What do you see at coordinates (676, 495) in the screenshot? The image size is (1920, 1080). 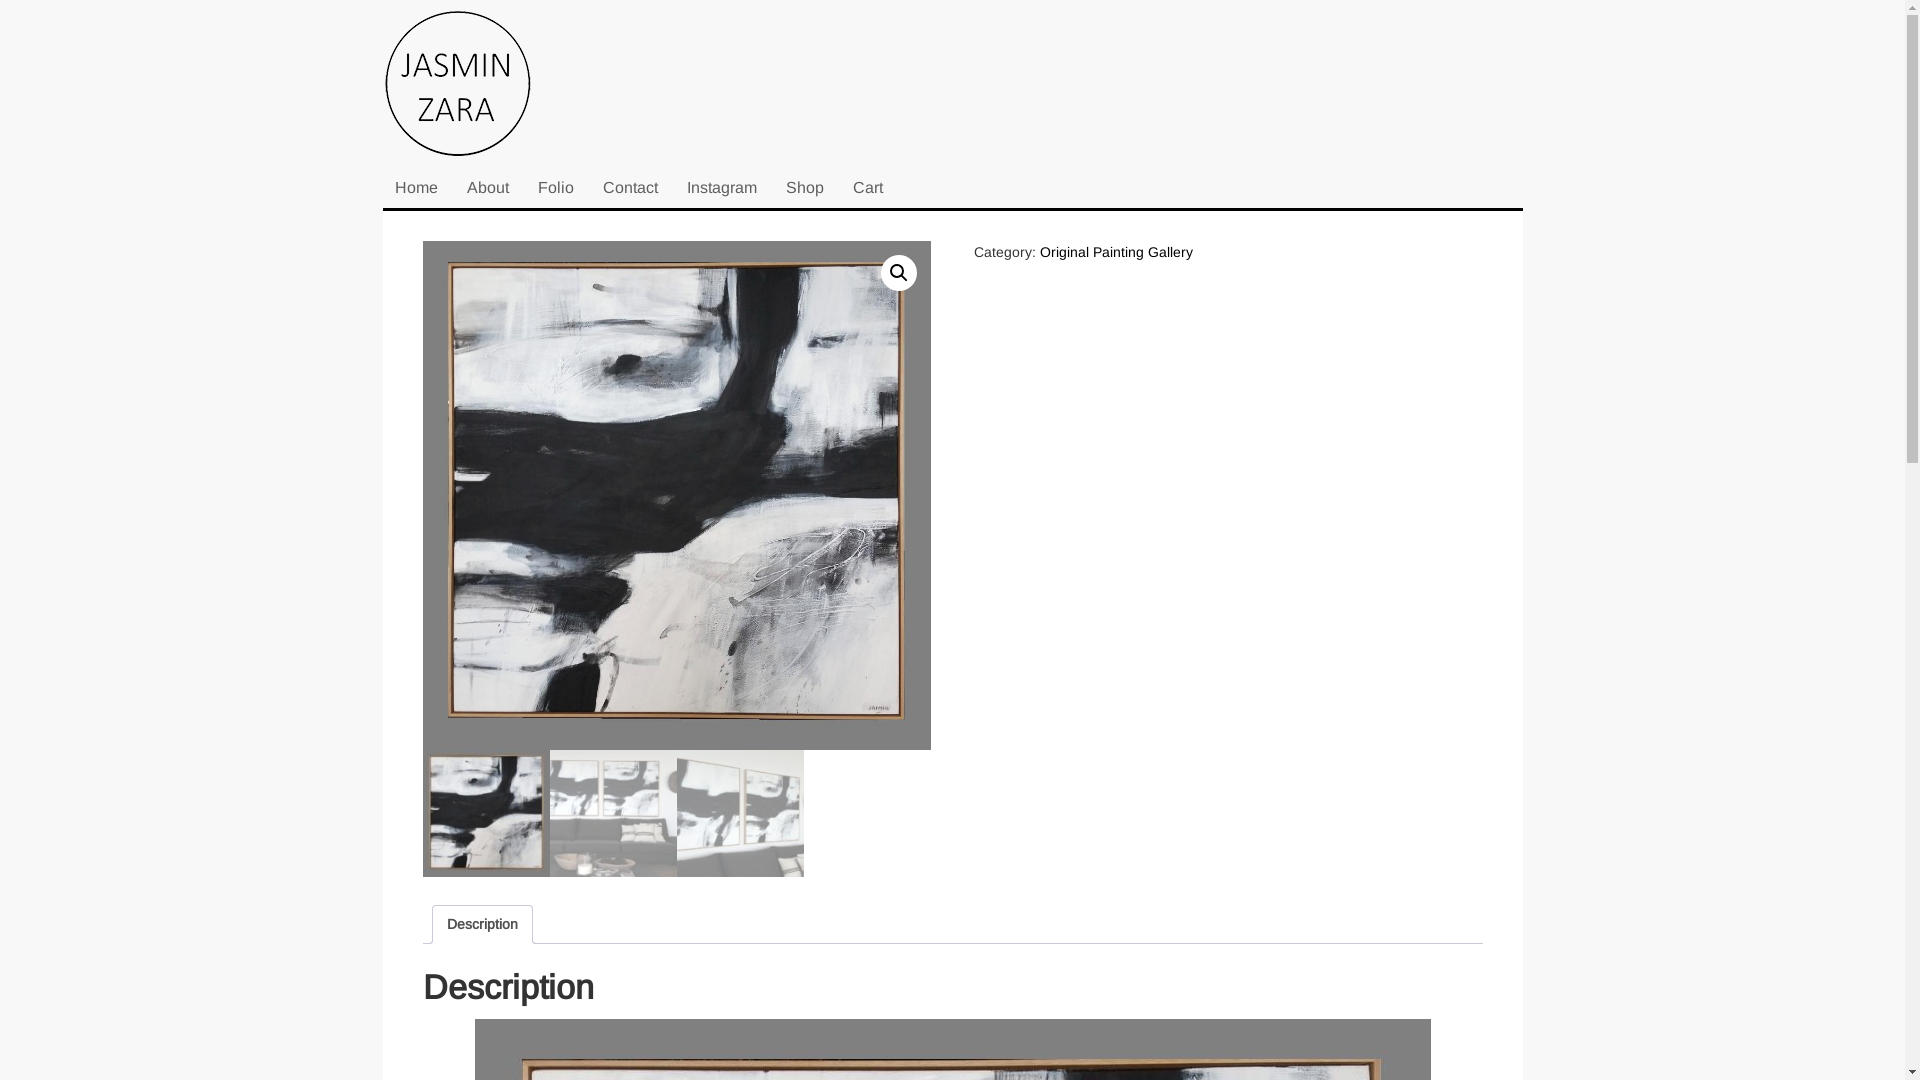 I see `''Black Lines 10.' 120 x 120cm framed'` at bounding box center [676, 495].